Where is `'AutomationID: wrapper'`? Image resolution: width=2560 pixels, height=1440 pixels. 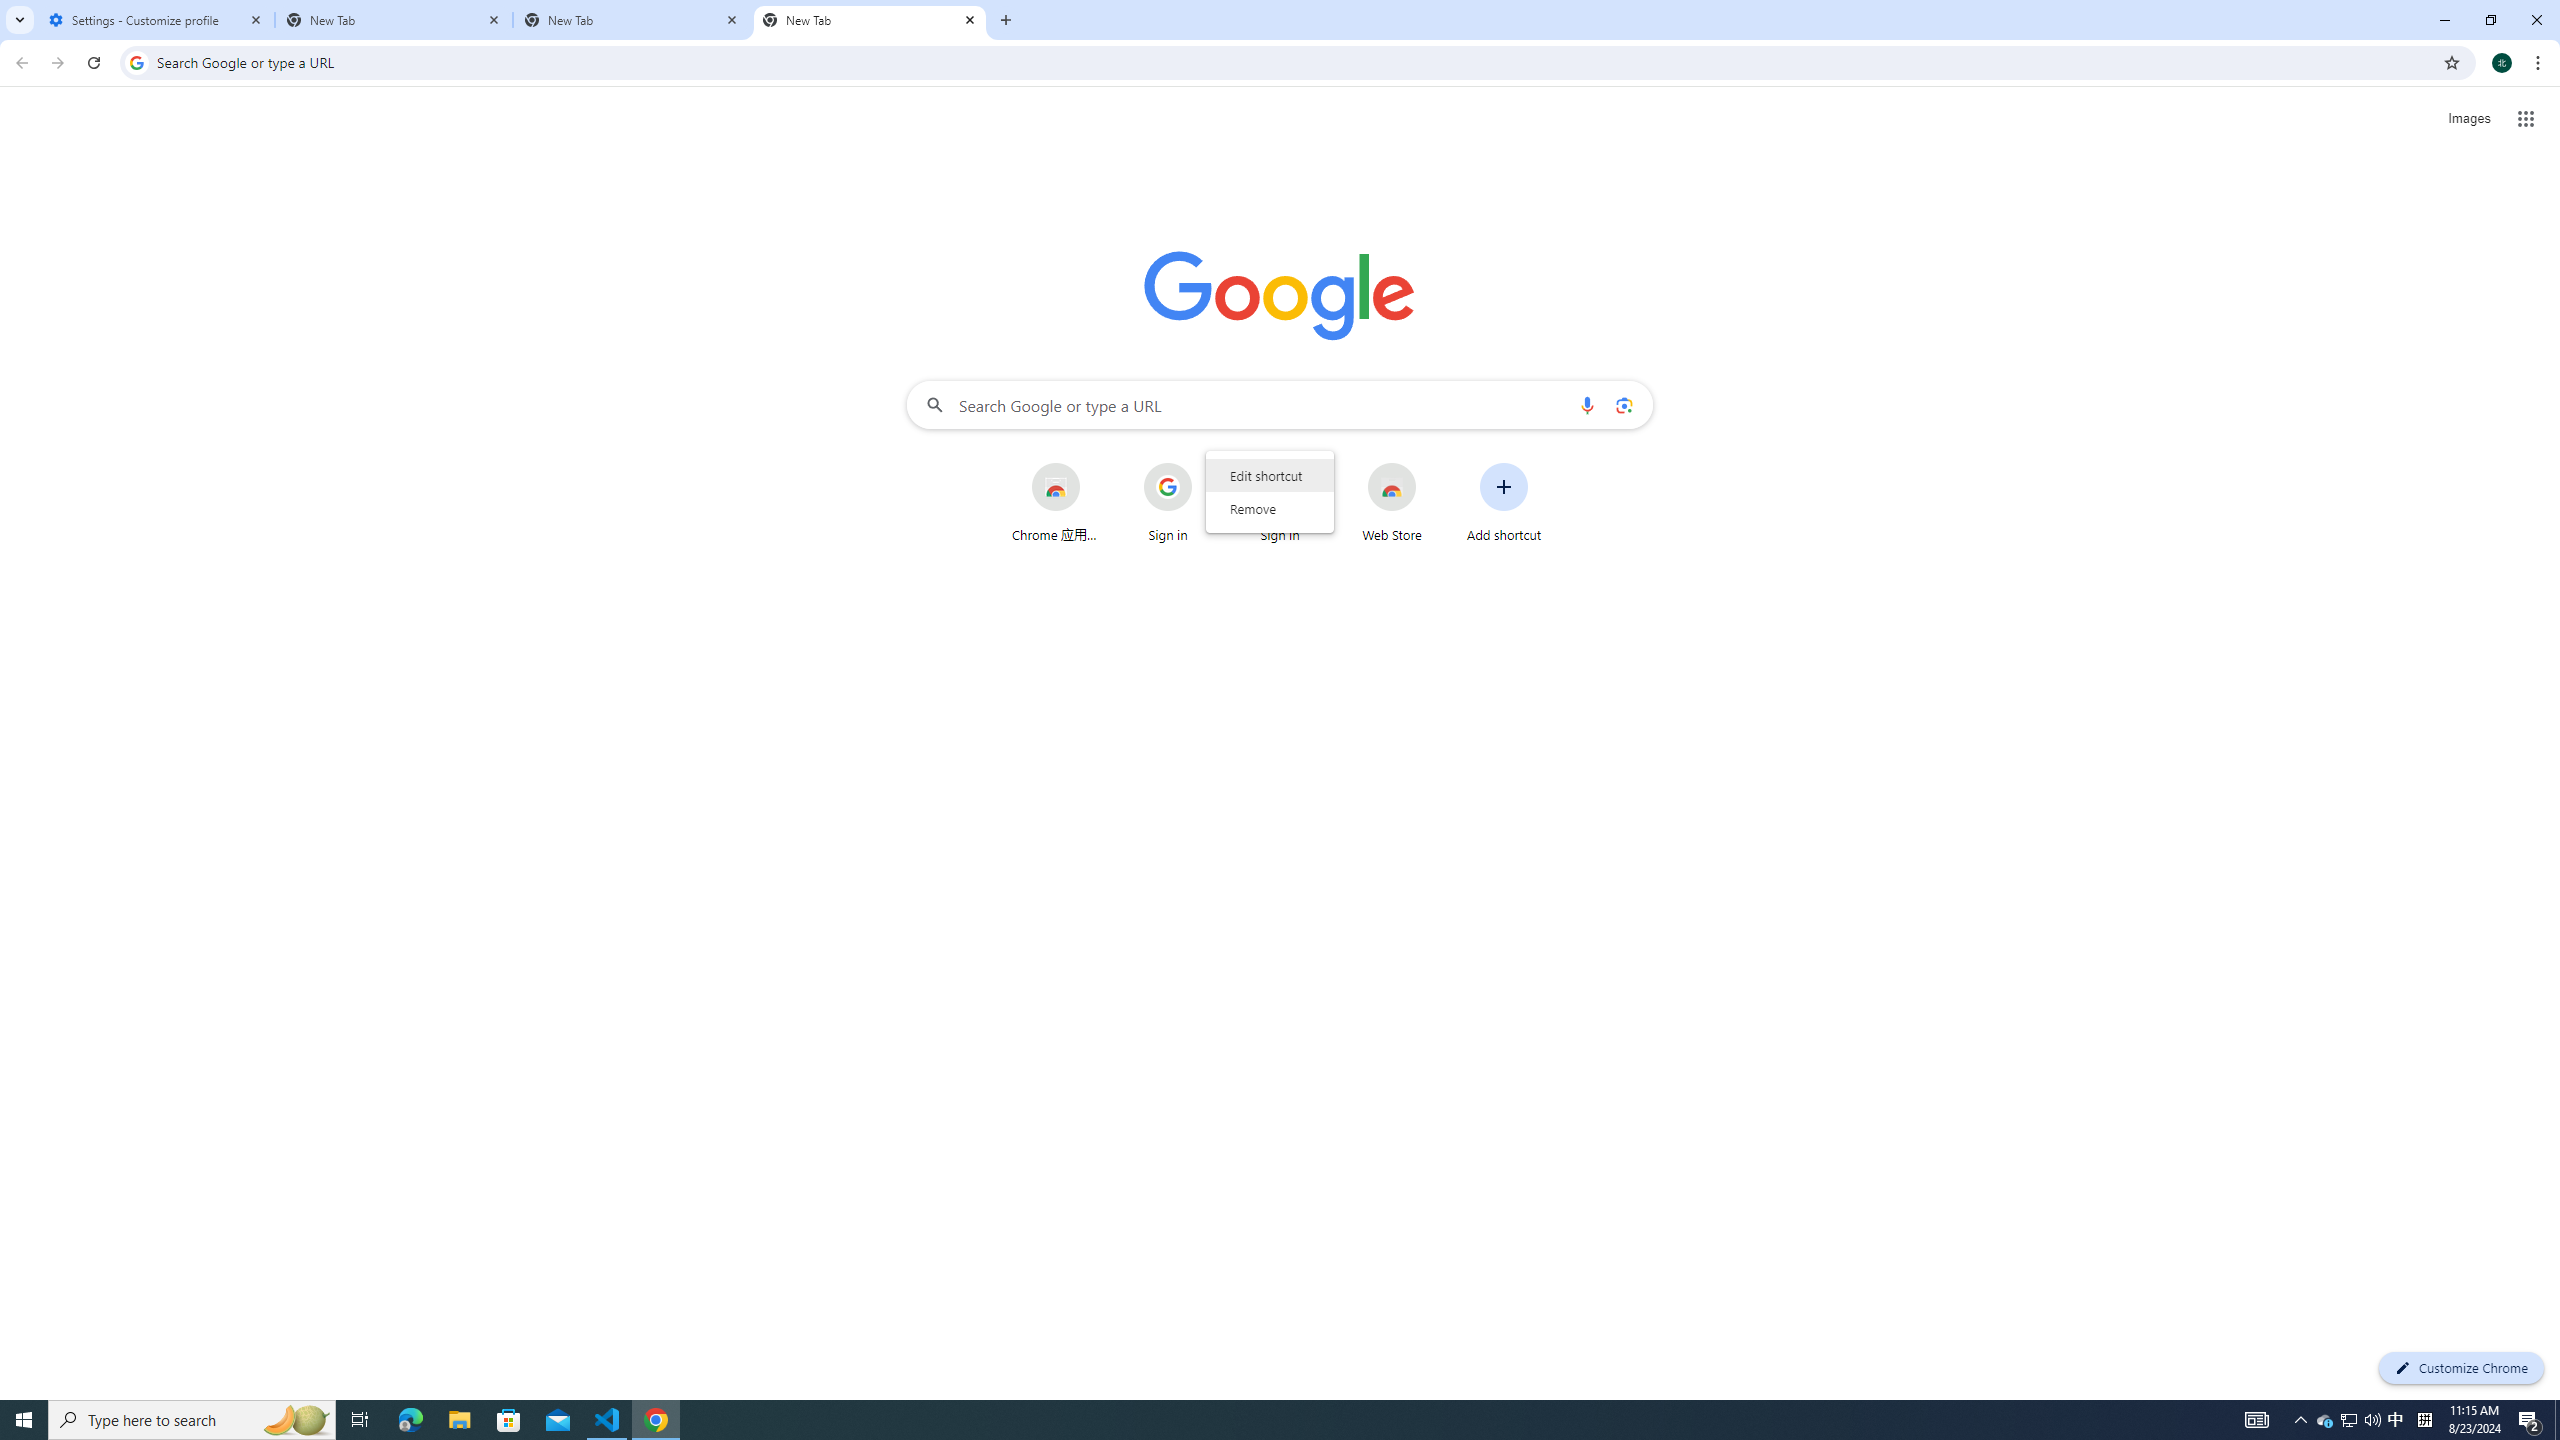
'AutomationID: wrapper' is located at coordinates (1268, 490).